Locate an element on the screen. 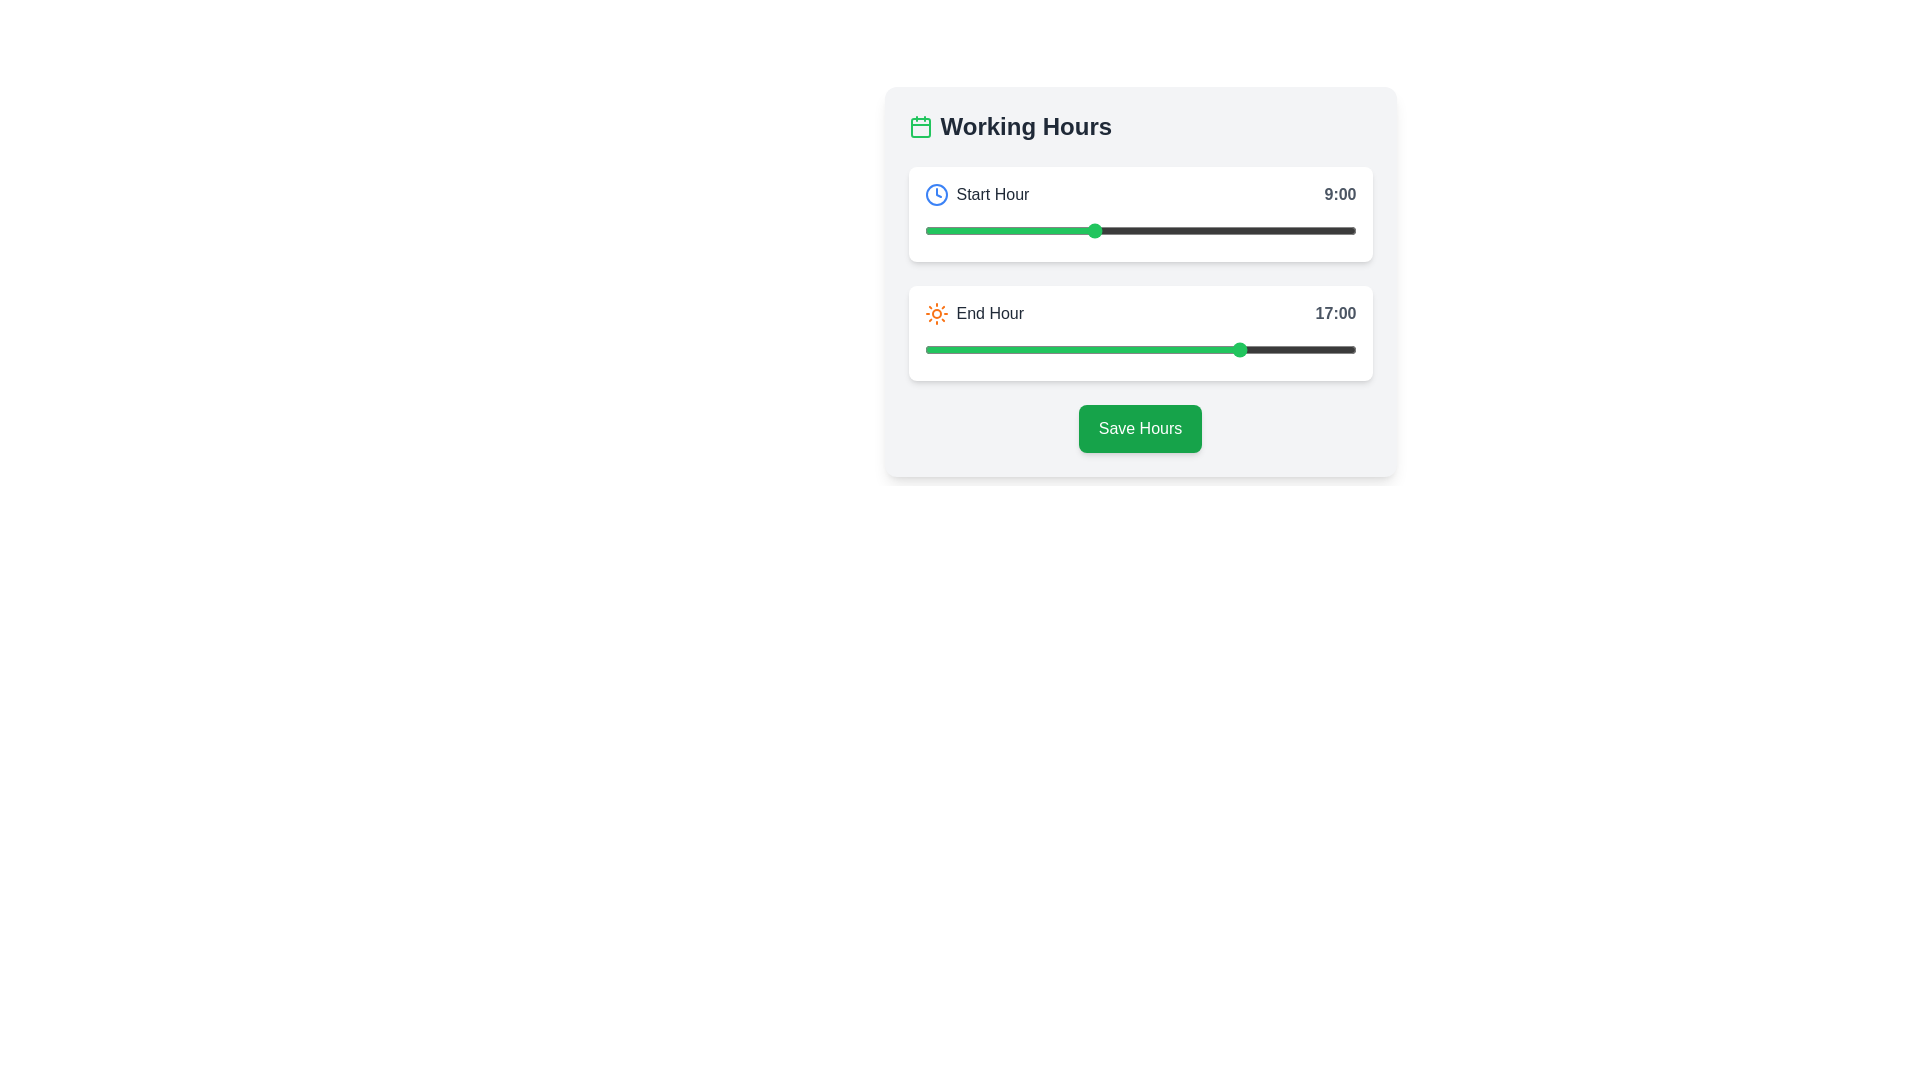 This screenshot has width=1920, height=1080. time displayed by the text label showing '17:00', which is in a bold gray font and positioned to the right of the slider control for the 'End Hour' setting is located at coordinates (1336, 313).